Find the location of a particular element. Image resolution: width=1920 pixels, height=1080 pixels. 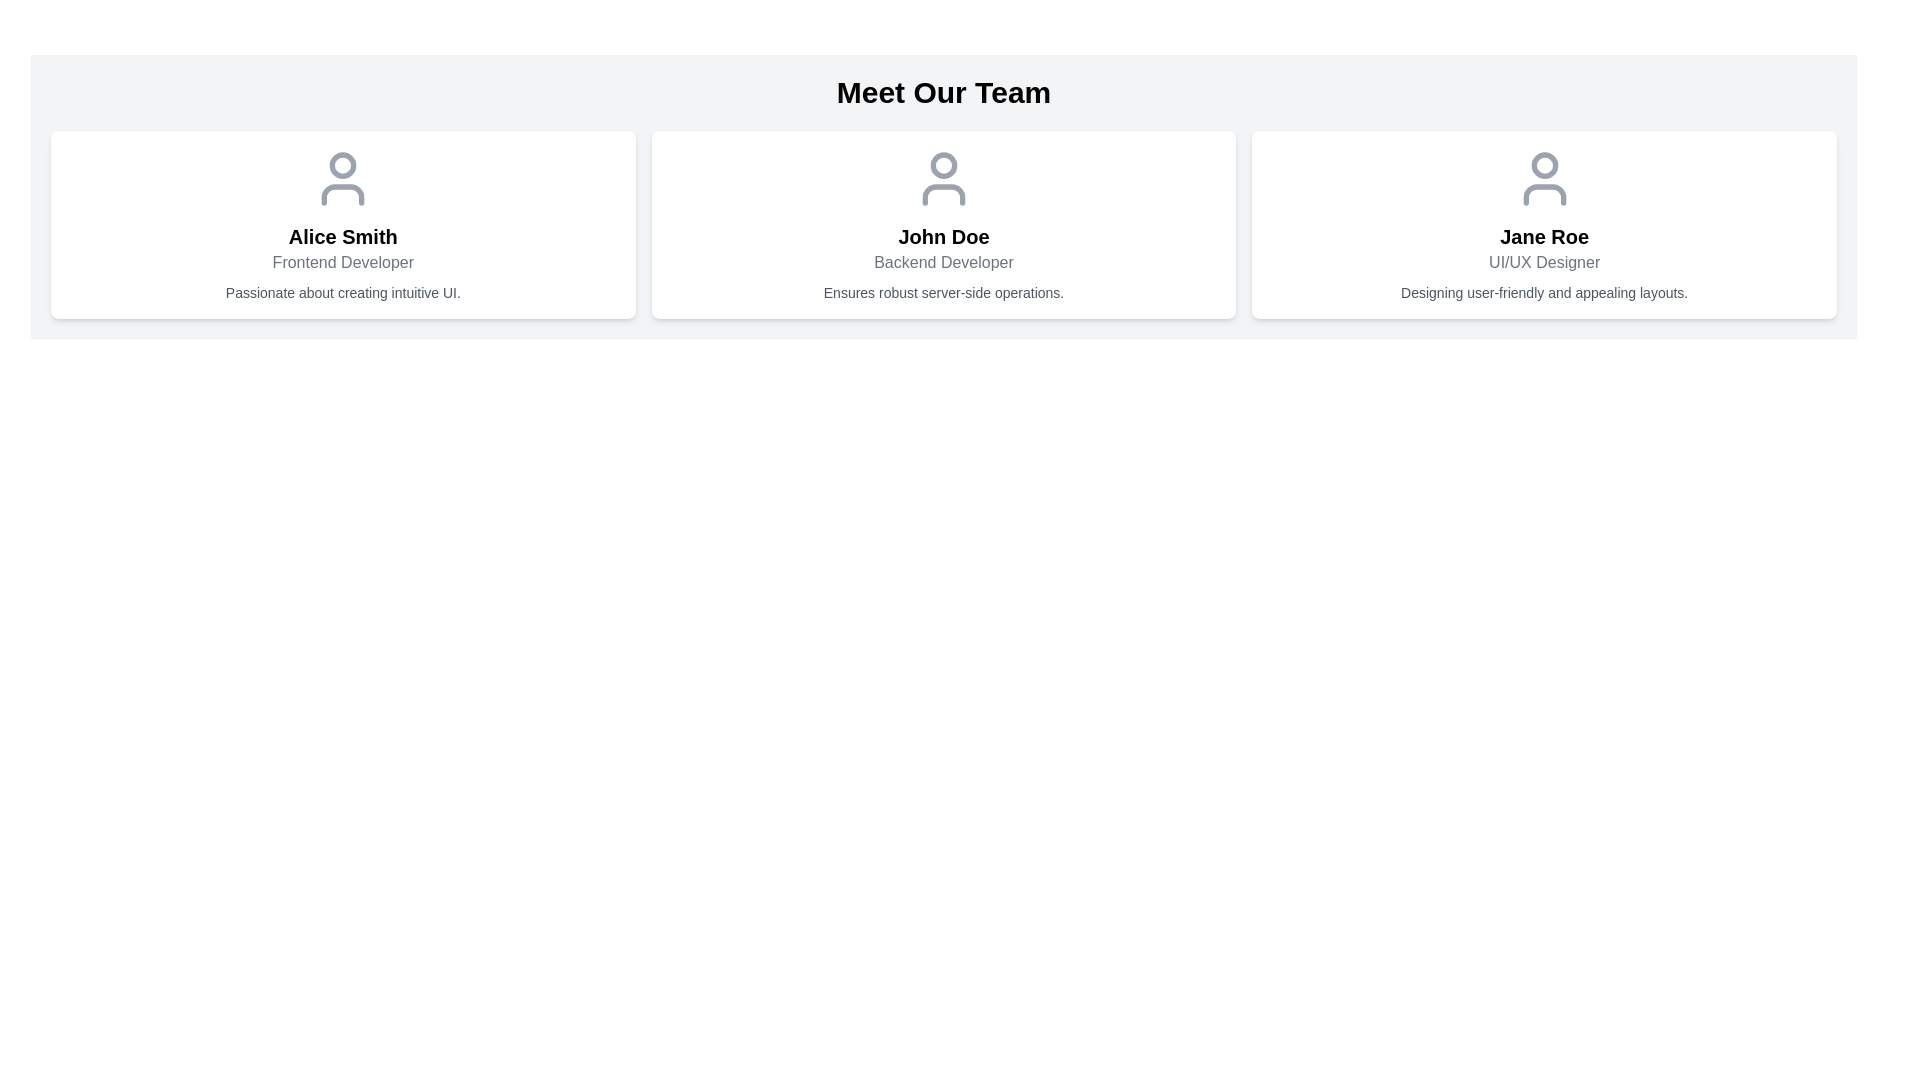

the Text label displaying 'UI/UX Designer', which is positioned under the heading 'Jane Roe' and above the description 'Designing user-friendly and appealing layouts.' is located at coordinates (1543, 261).